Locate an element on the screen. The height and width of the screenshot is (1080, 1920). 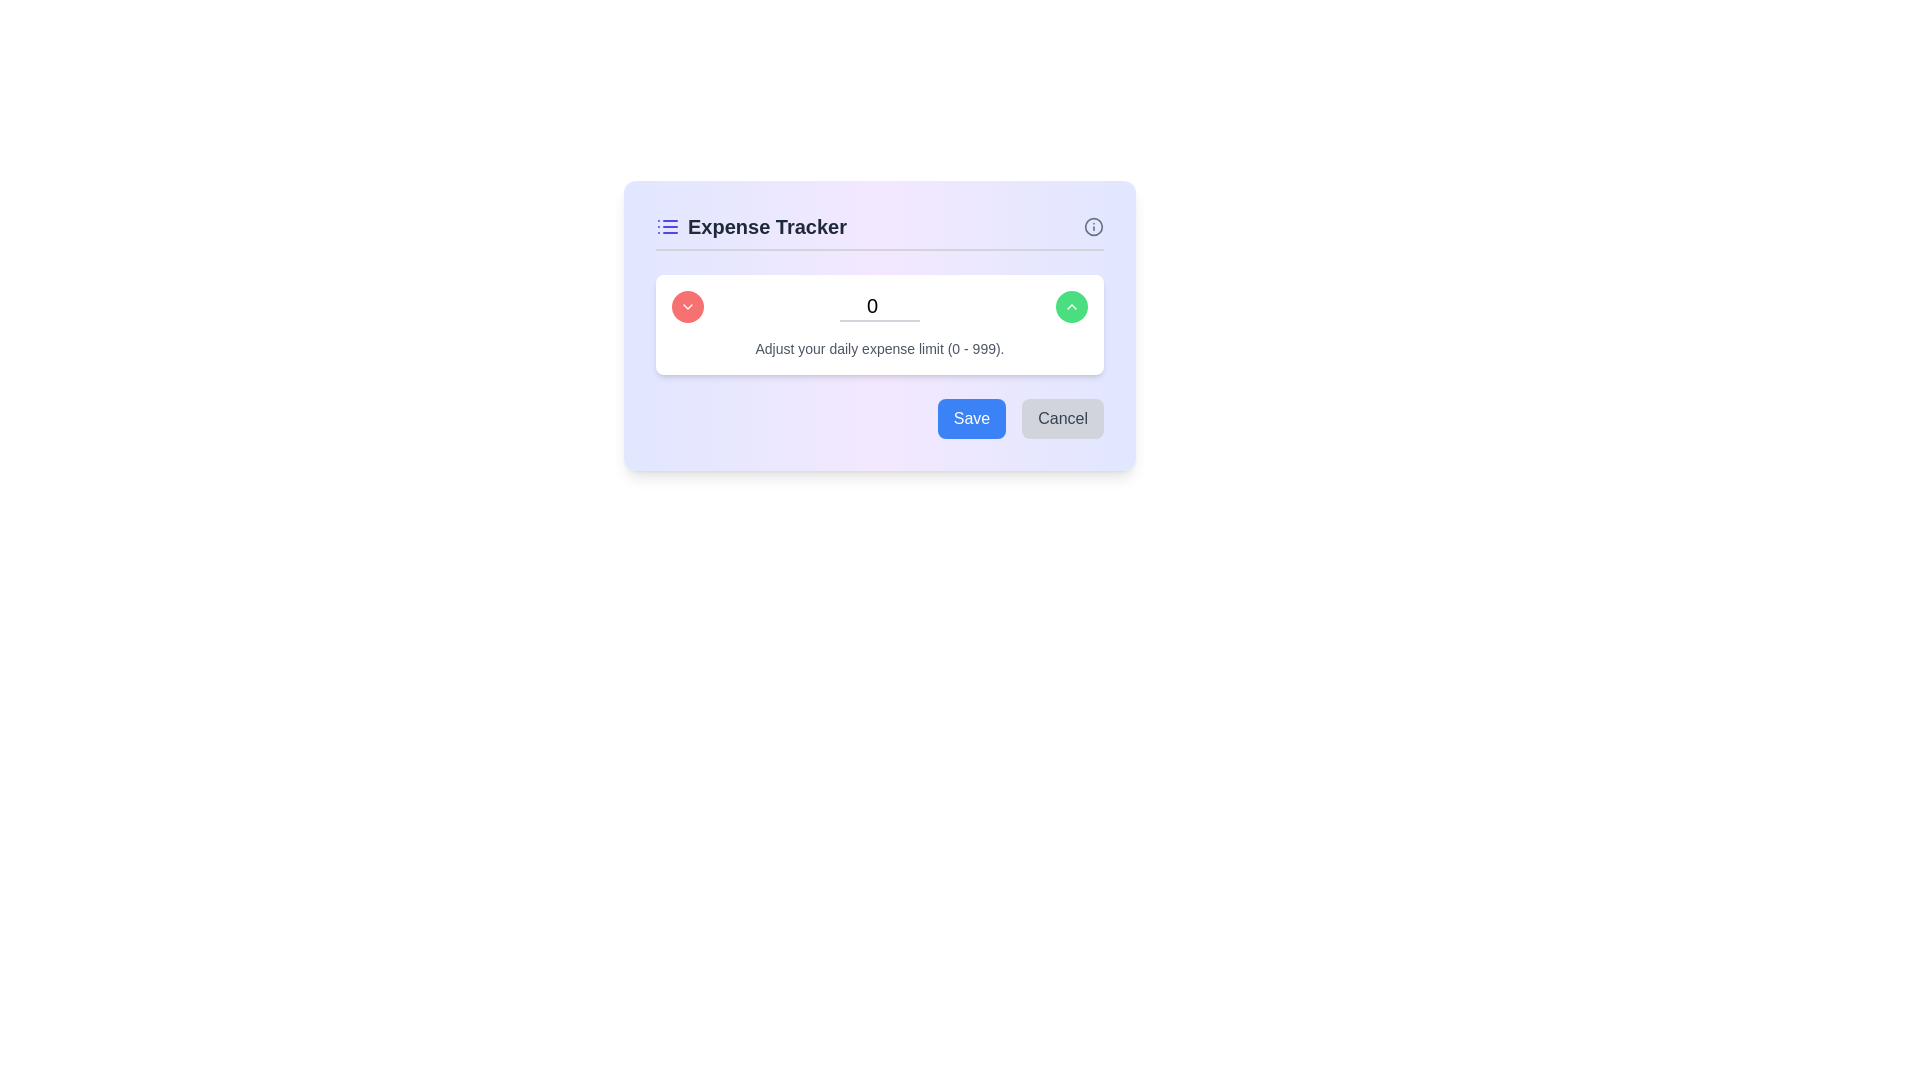
the indigo icon resembling a list, located to the left of the 'Expense Tracker' title at the top-left area of the panel is located at coordinates (667, 226).